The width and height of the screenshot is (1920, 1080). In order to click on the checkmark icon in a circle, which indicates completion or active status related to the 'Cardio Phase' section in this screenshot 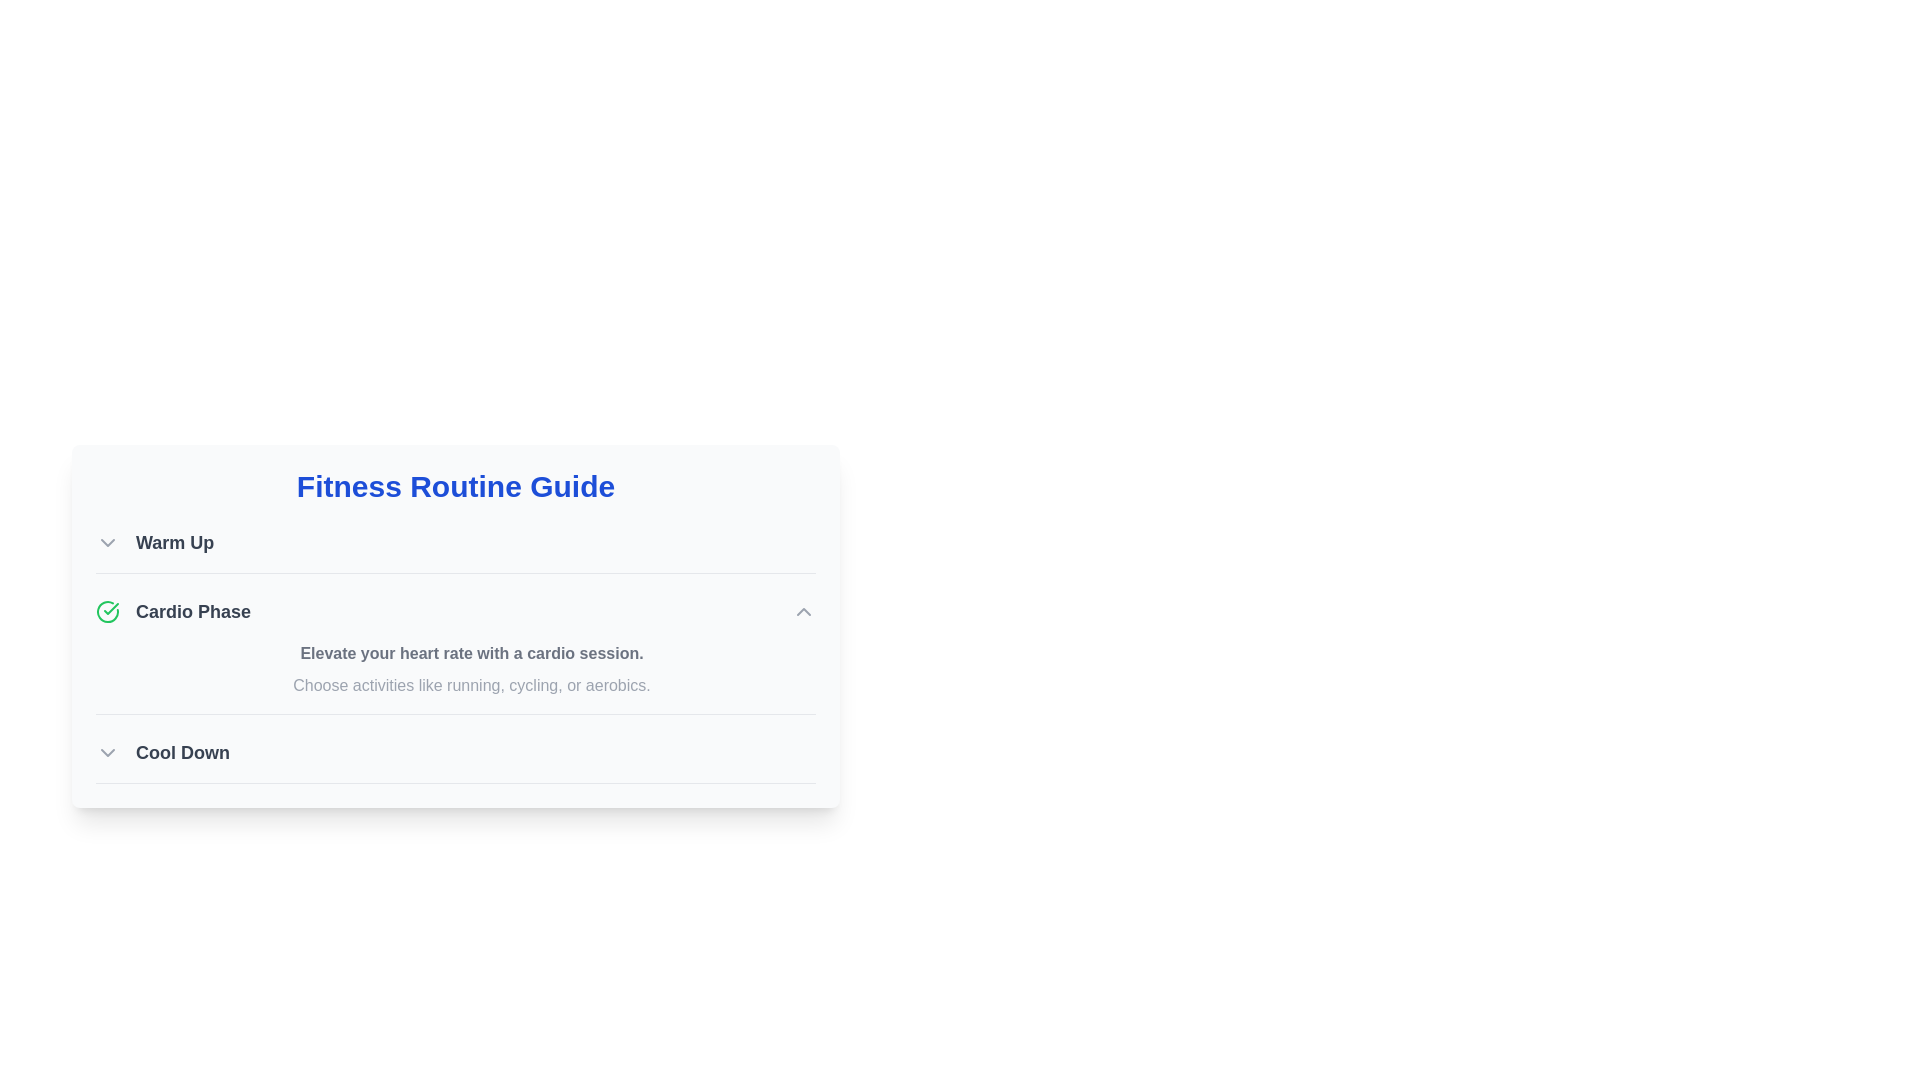, I will do `click(107, 611)`.